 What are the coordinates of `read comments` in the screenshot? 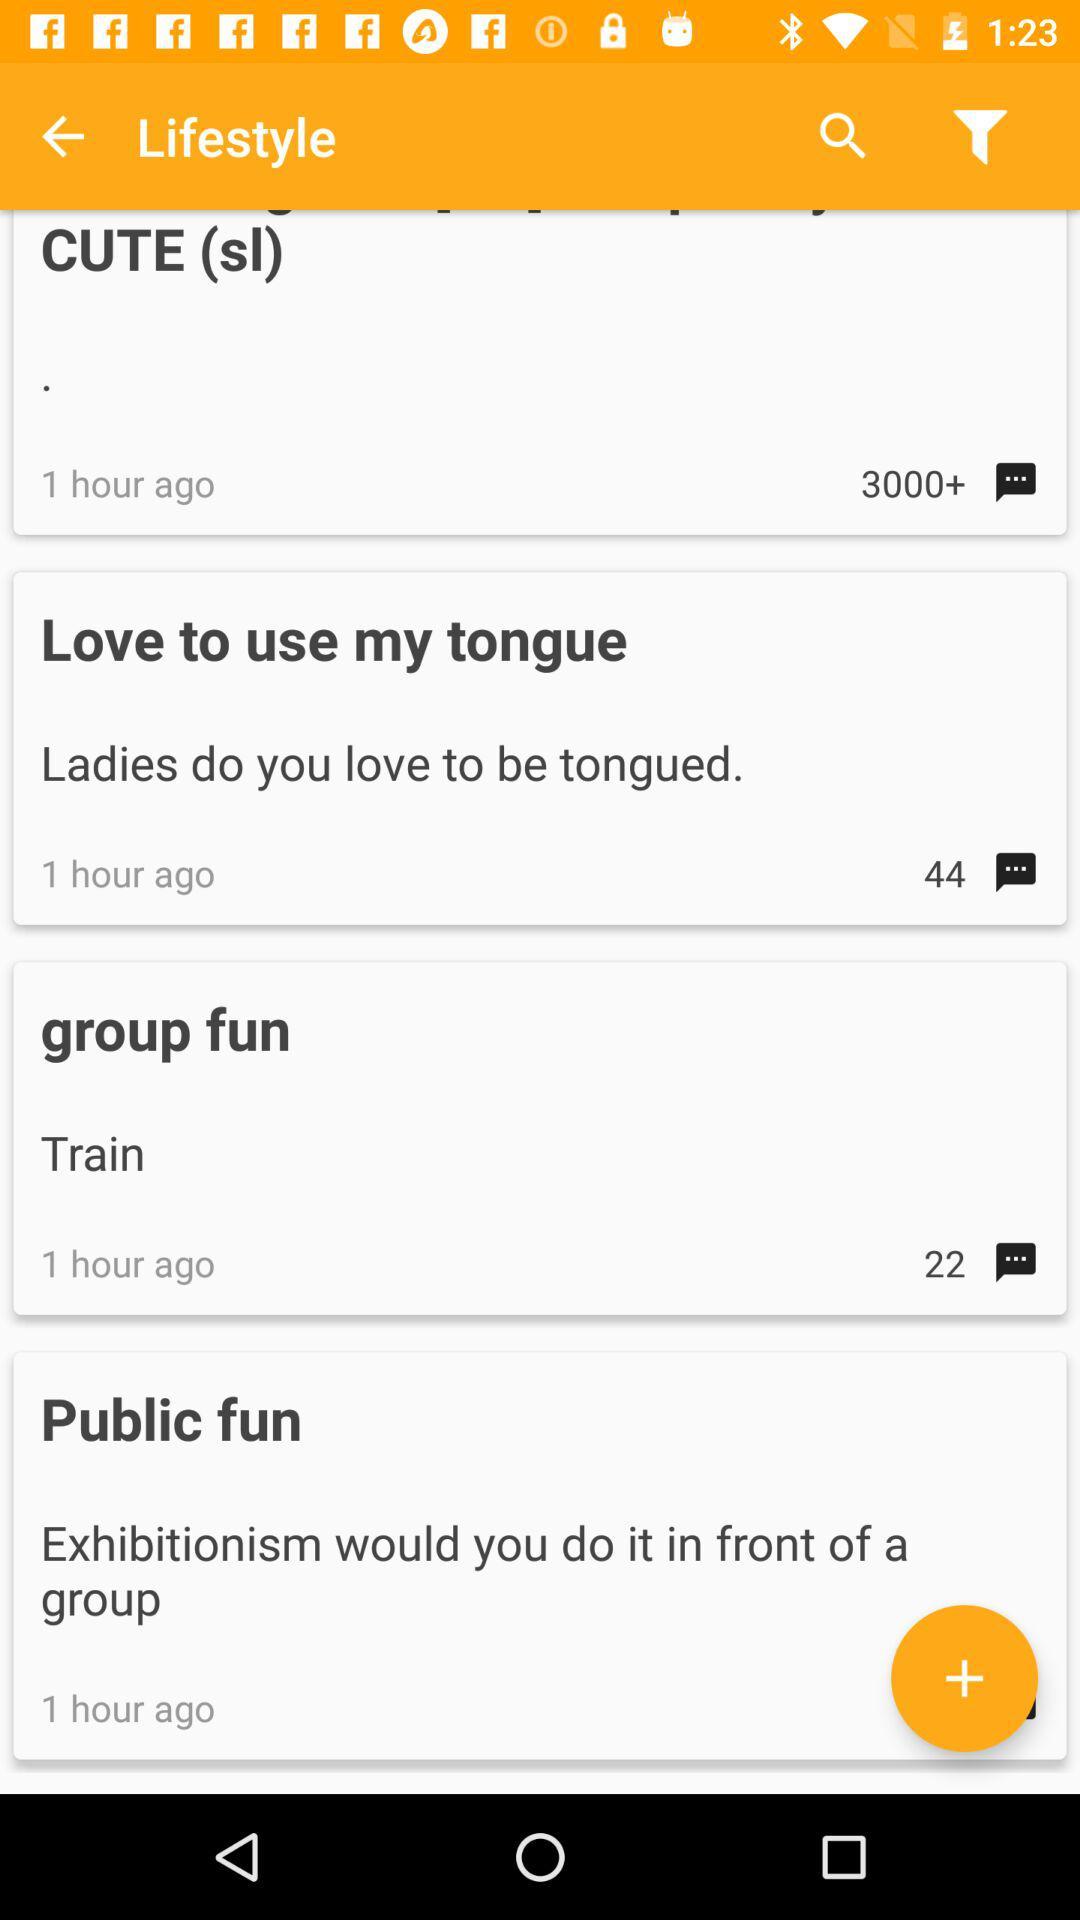 It's located at (963, 1678).